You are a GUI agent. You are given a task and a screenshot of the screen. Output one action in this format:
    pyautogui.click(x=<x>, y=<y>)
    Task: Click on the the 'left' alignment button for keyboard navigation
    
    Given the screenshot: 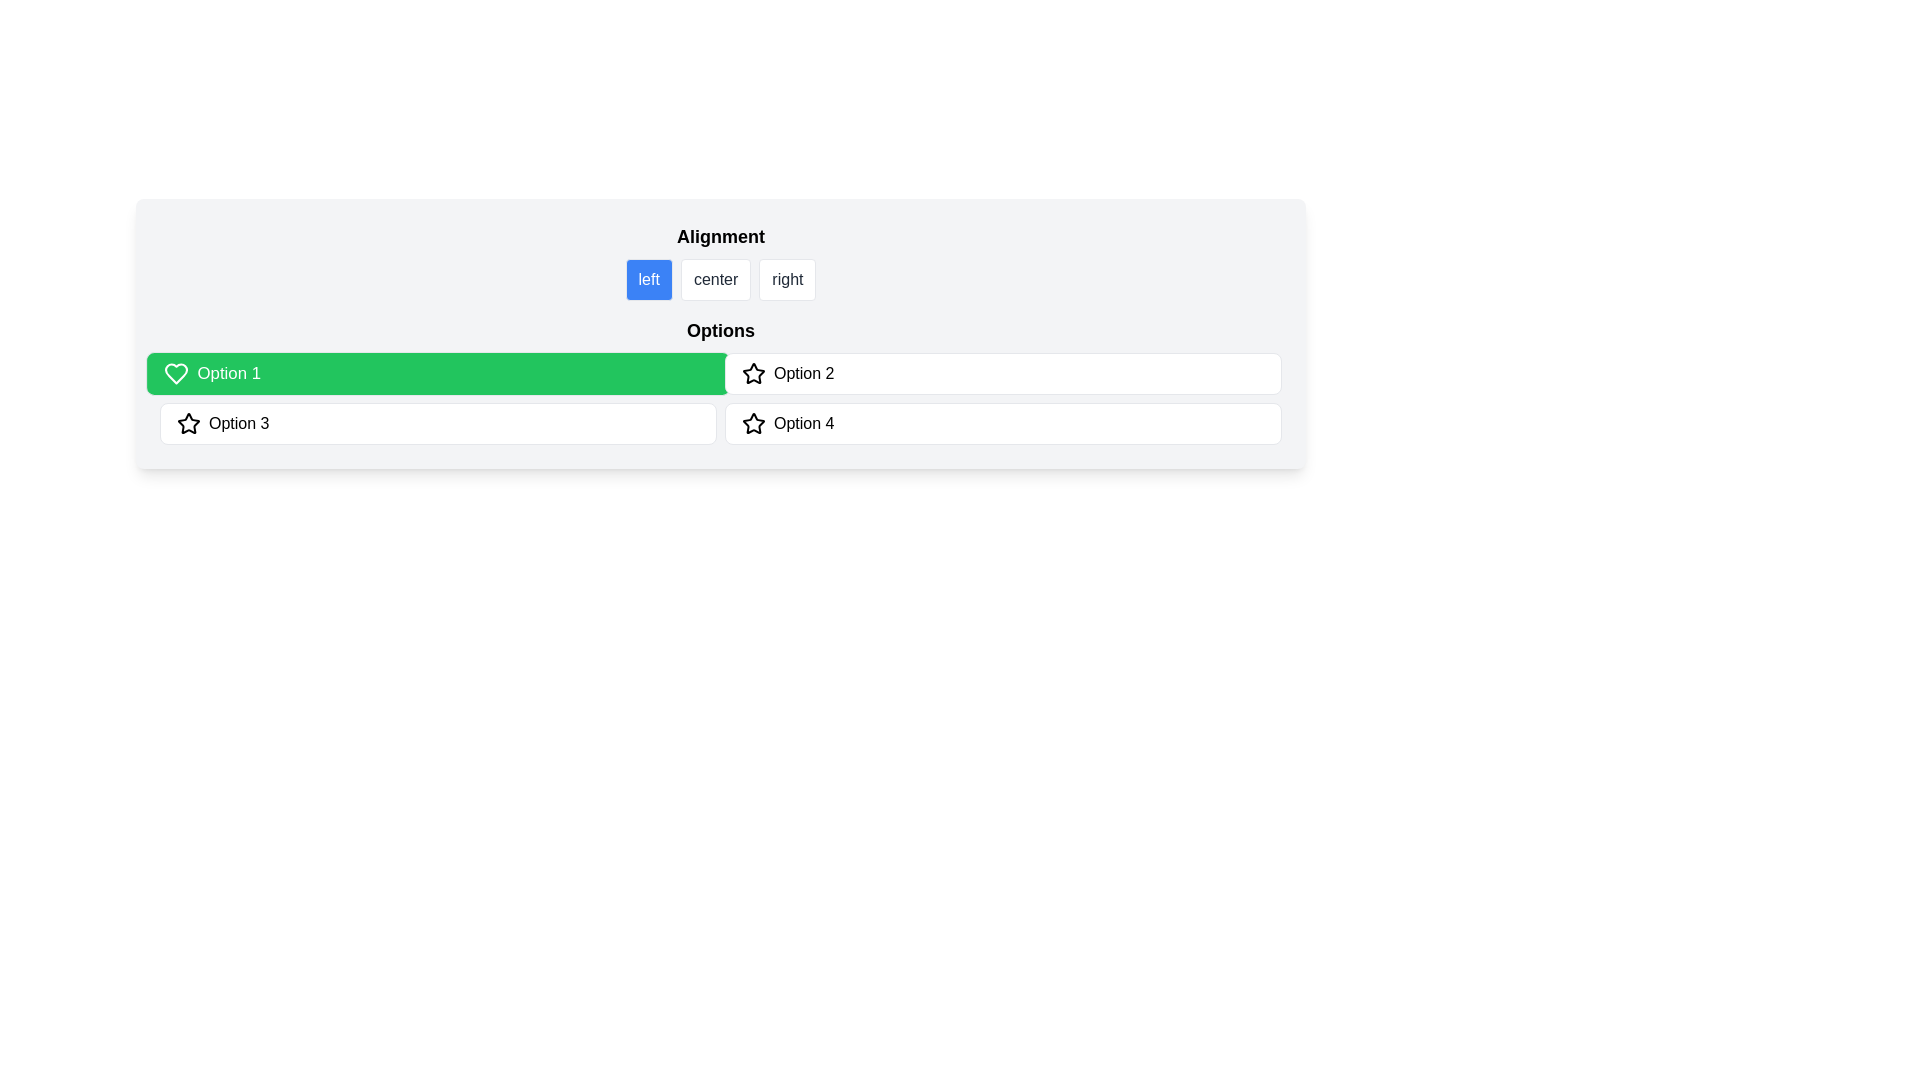 What is the action you would take?
    pyautogui.click(x=649, y=280)
    